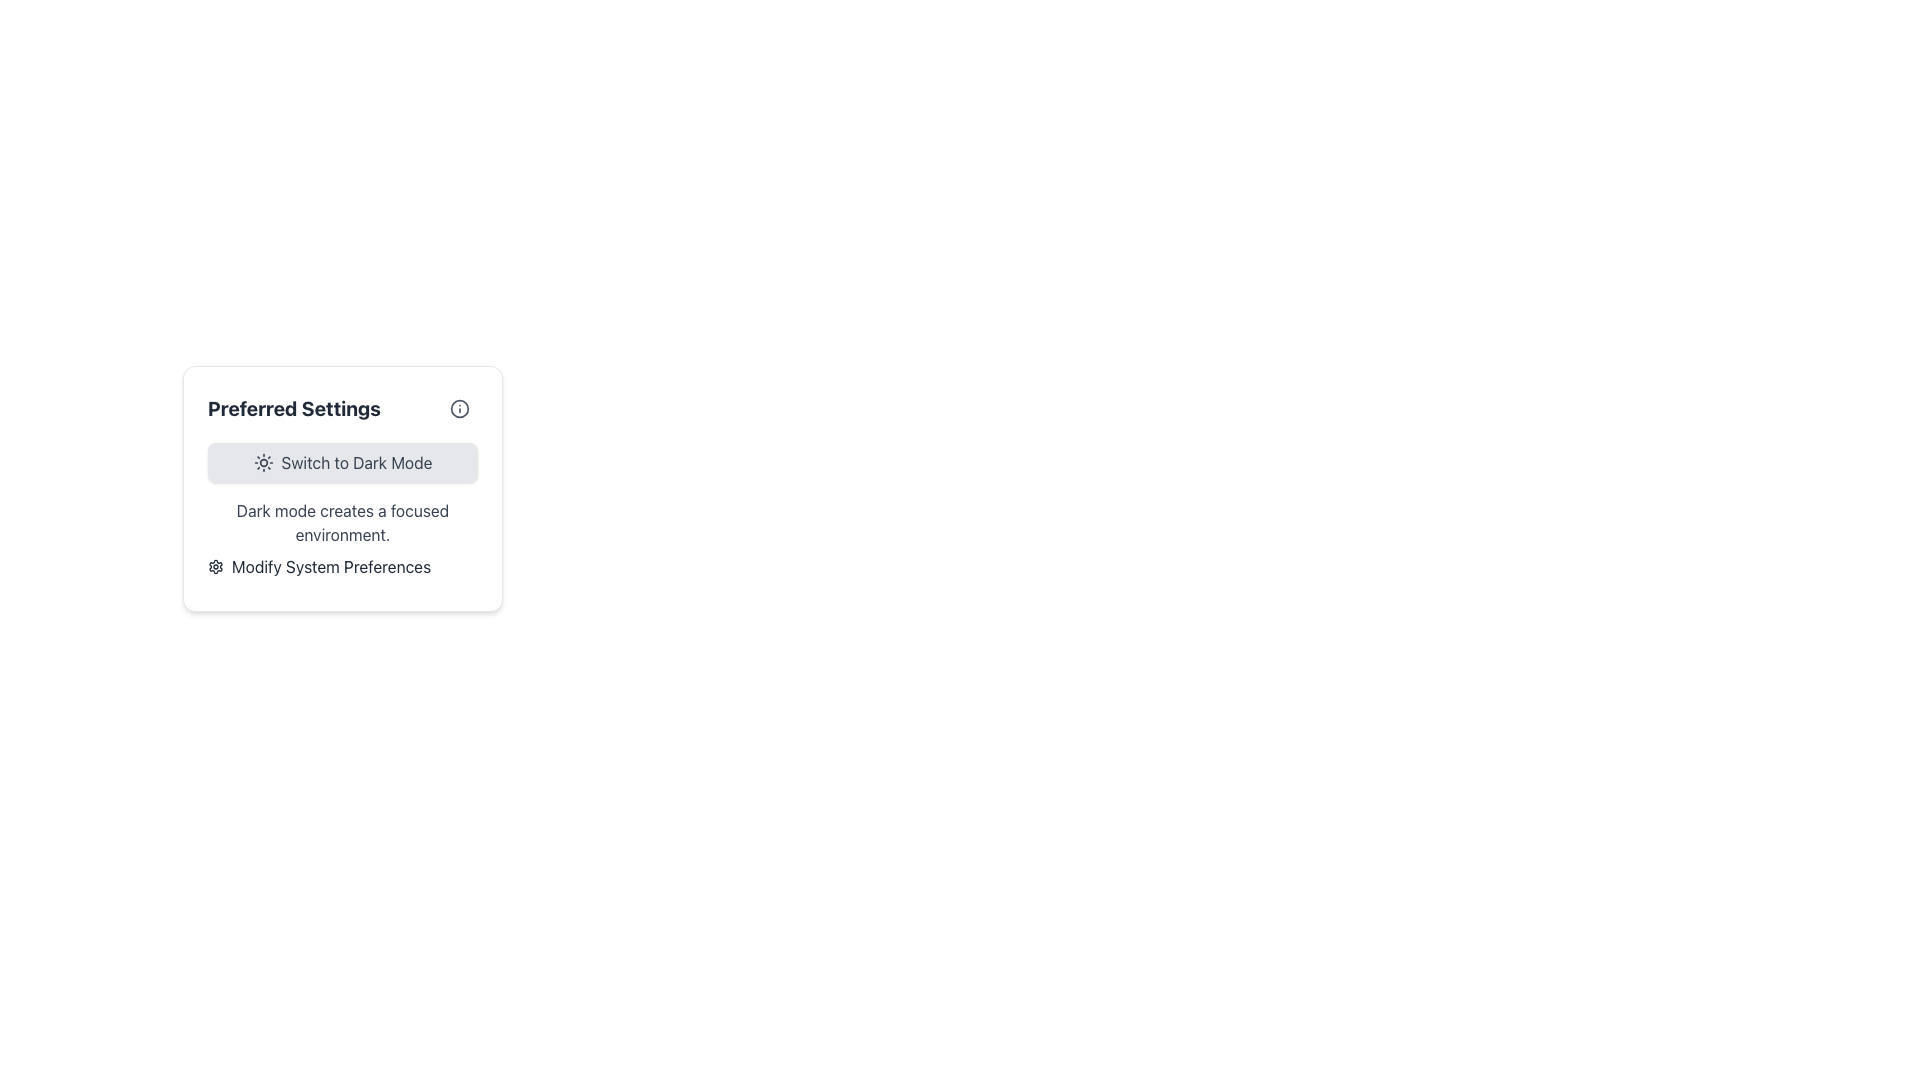  I want to click on and focus on the gear icon within the 'Modify System Preferences' section of the 'Preferred Settings' card element for additional options, so click(342, 489).